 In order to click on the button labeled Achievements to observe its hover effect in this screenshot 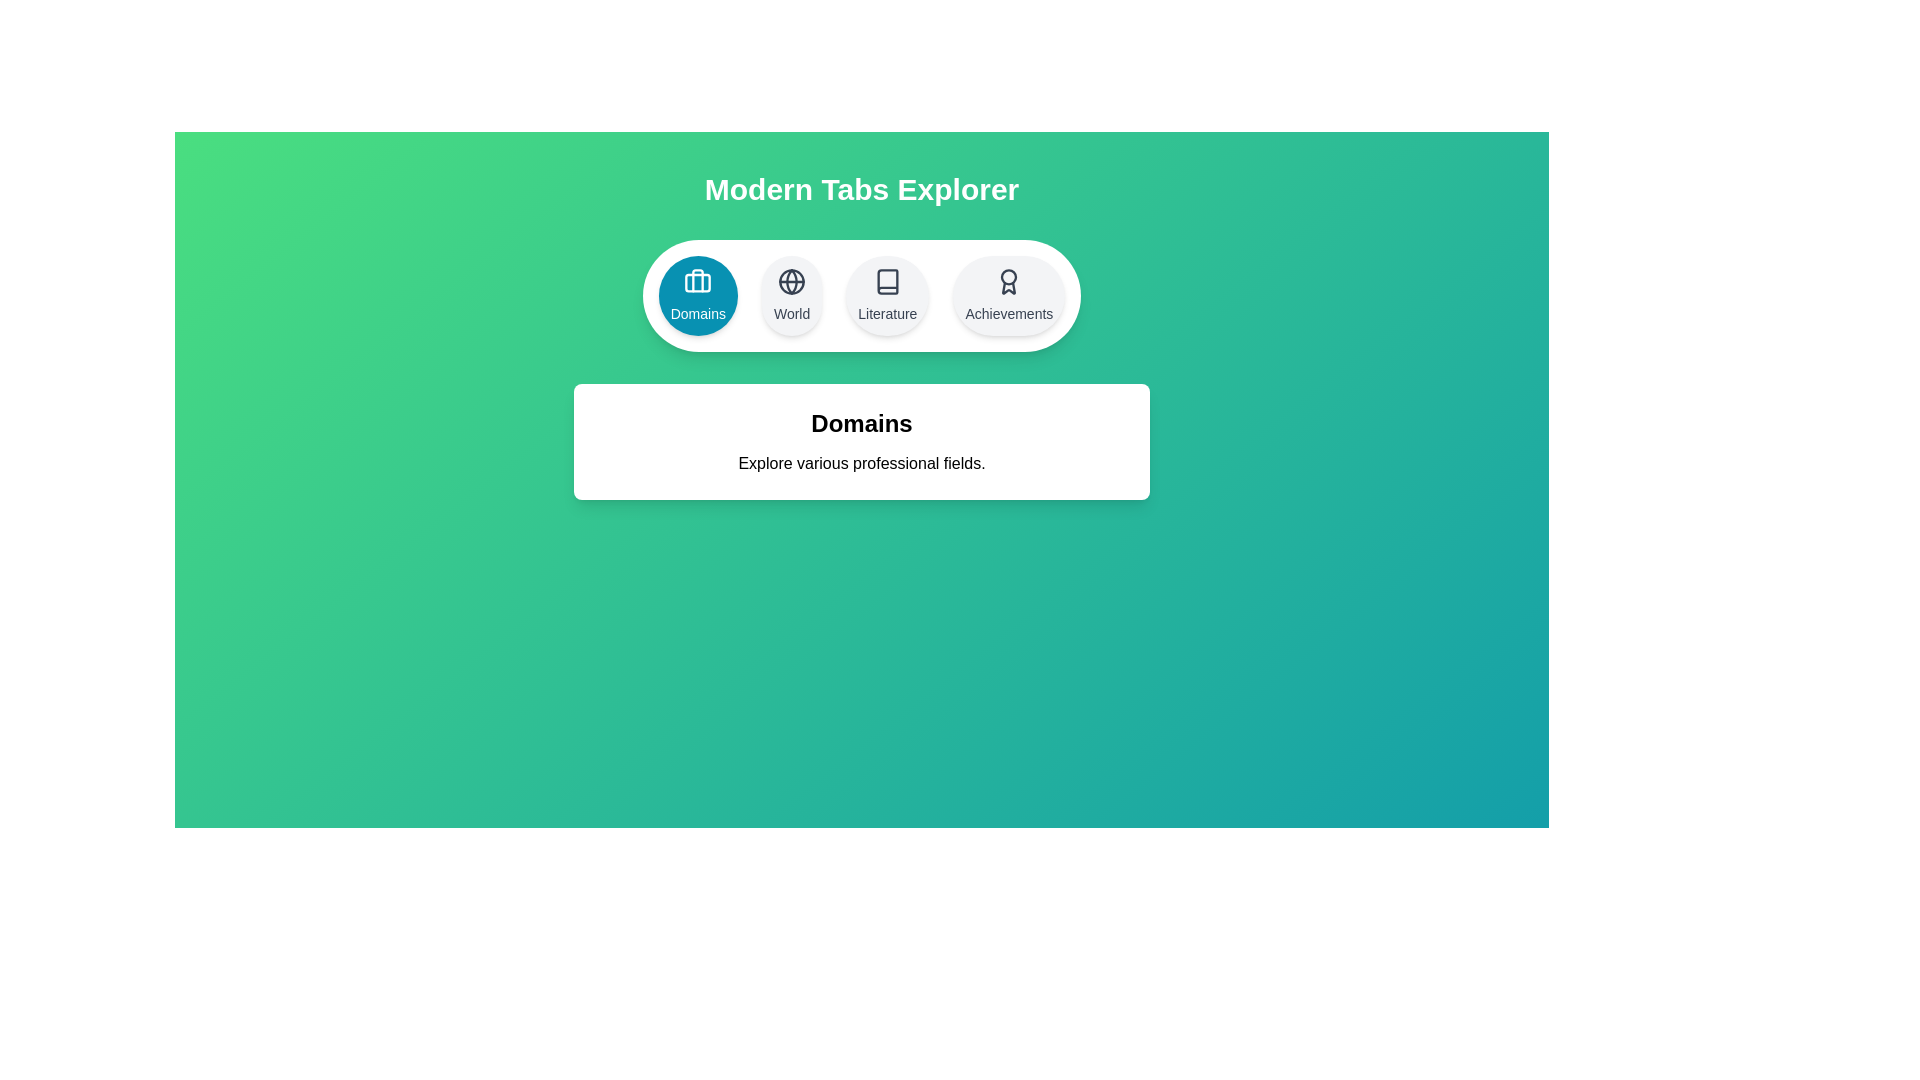, I will do `click(1008, 296)`.